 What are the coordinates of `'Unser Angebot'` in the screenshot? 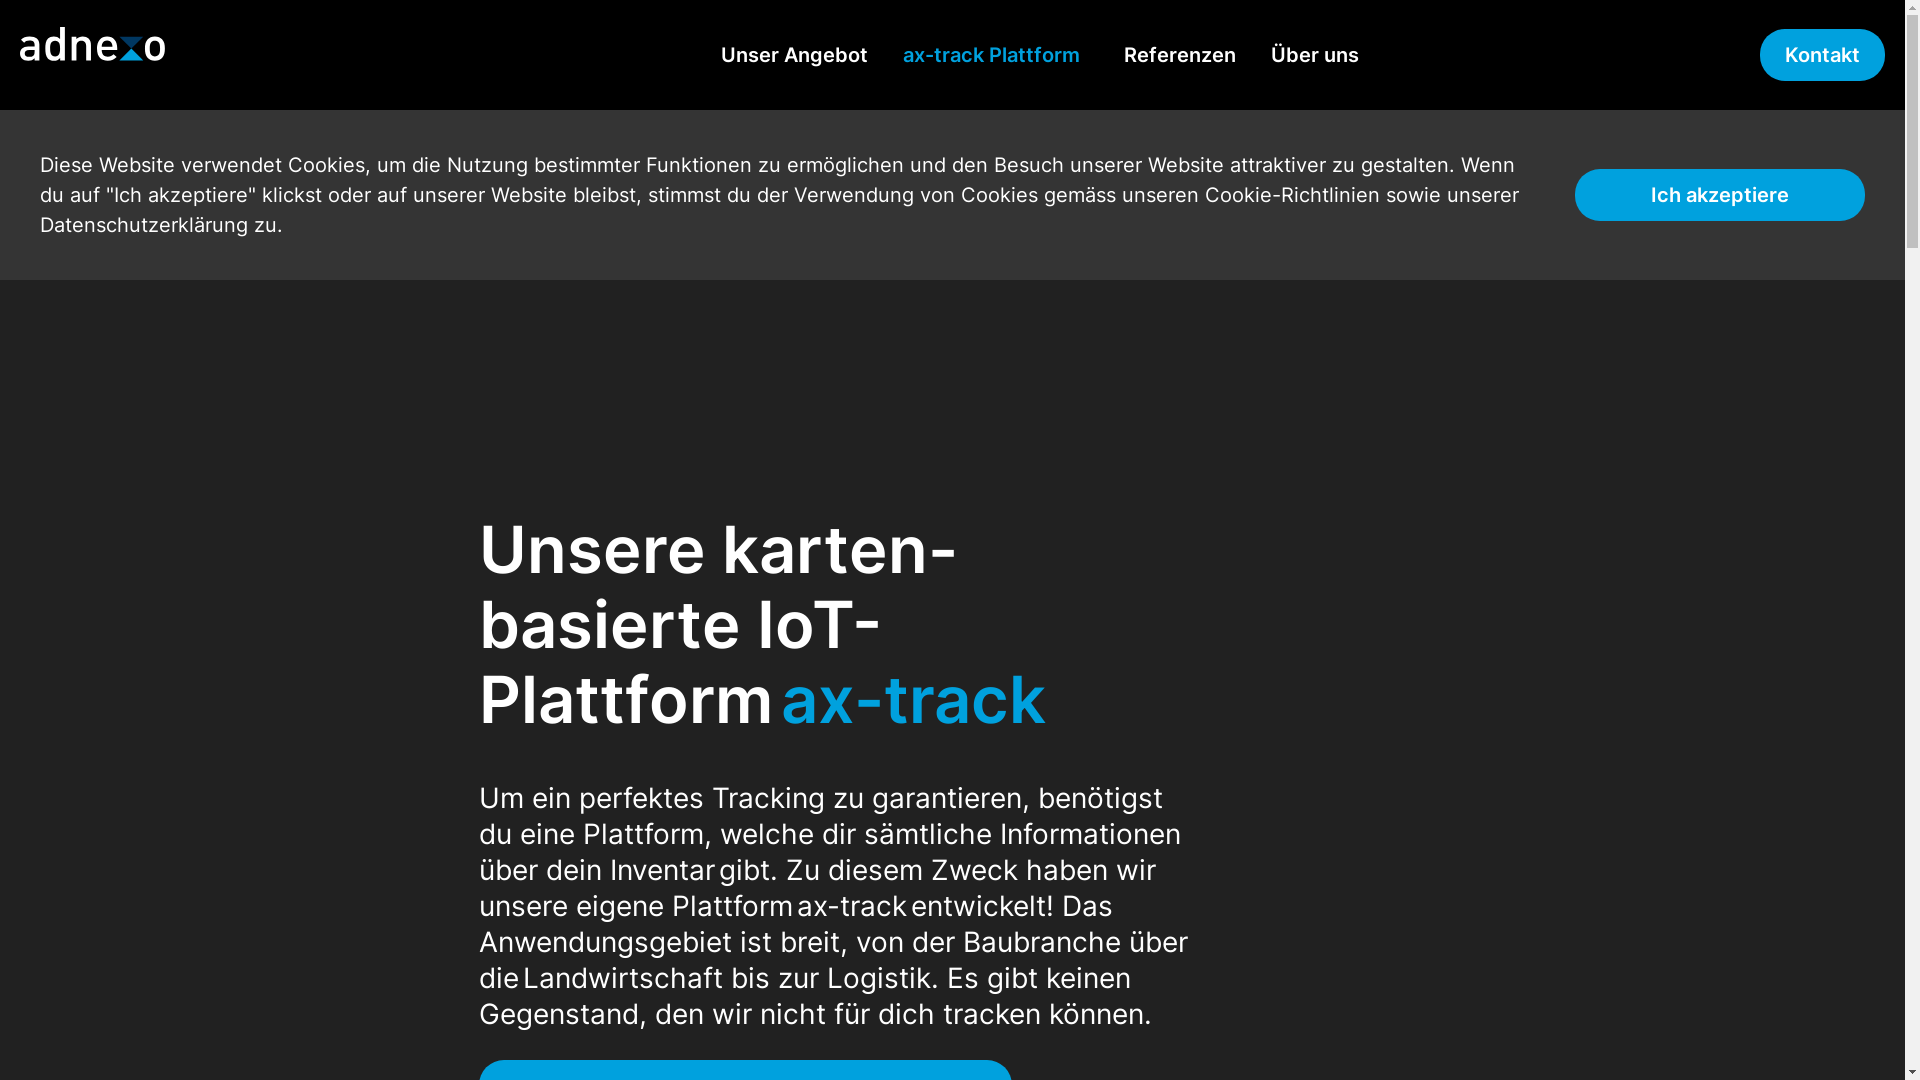 It's located at (793, 53).